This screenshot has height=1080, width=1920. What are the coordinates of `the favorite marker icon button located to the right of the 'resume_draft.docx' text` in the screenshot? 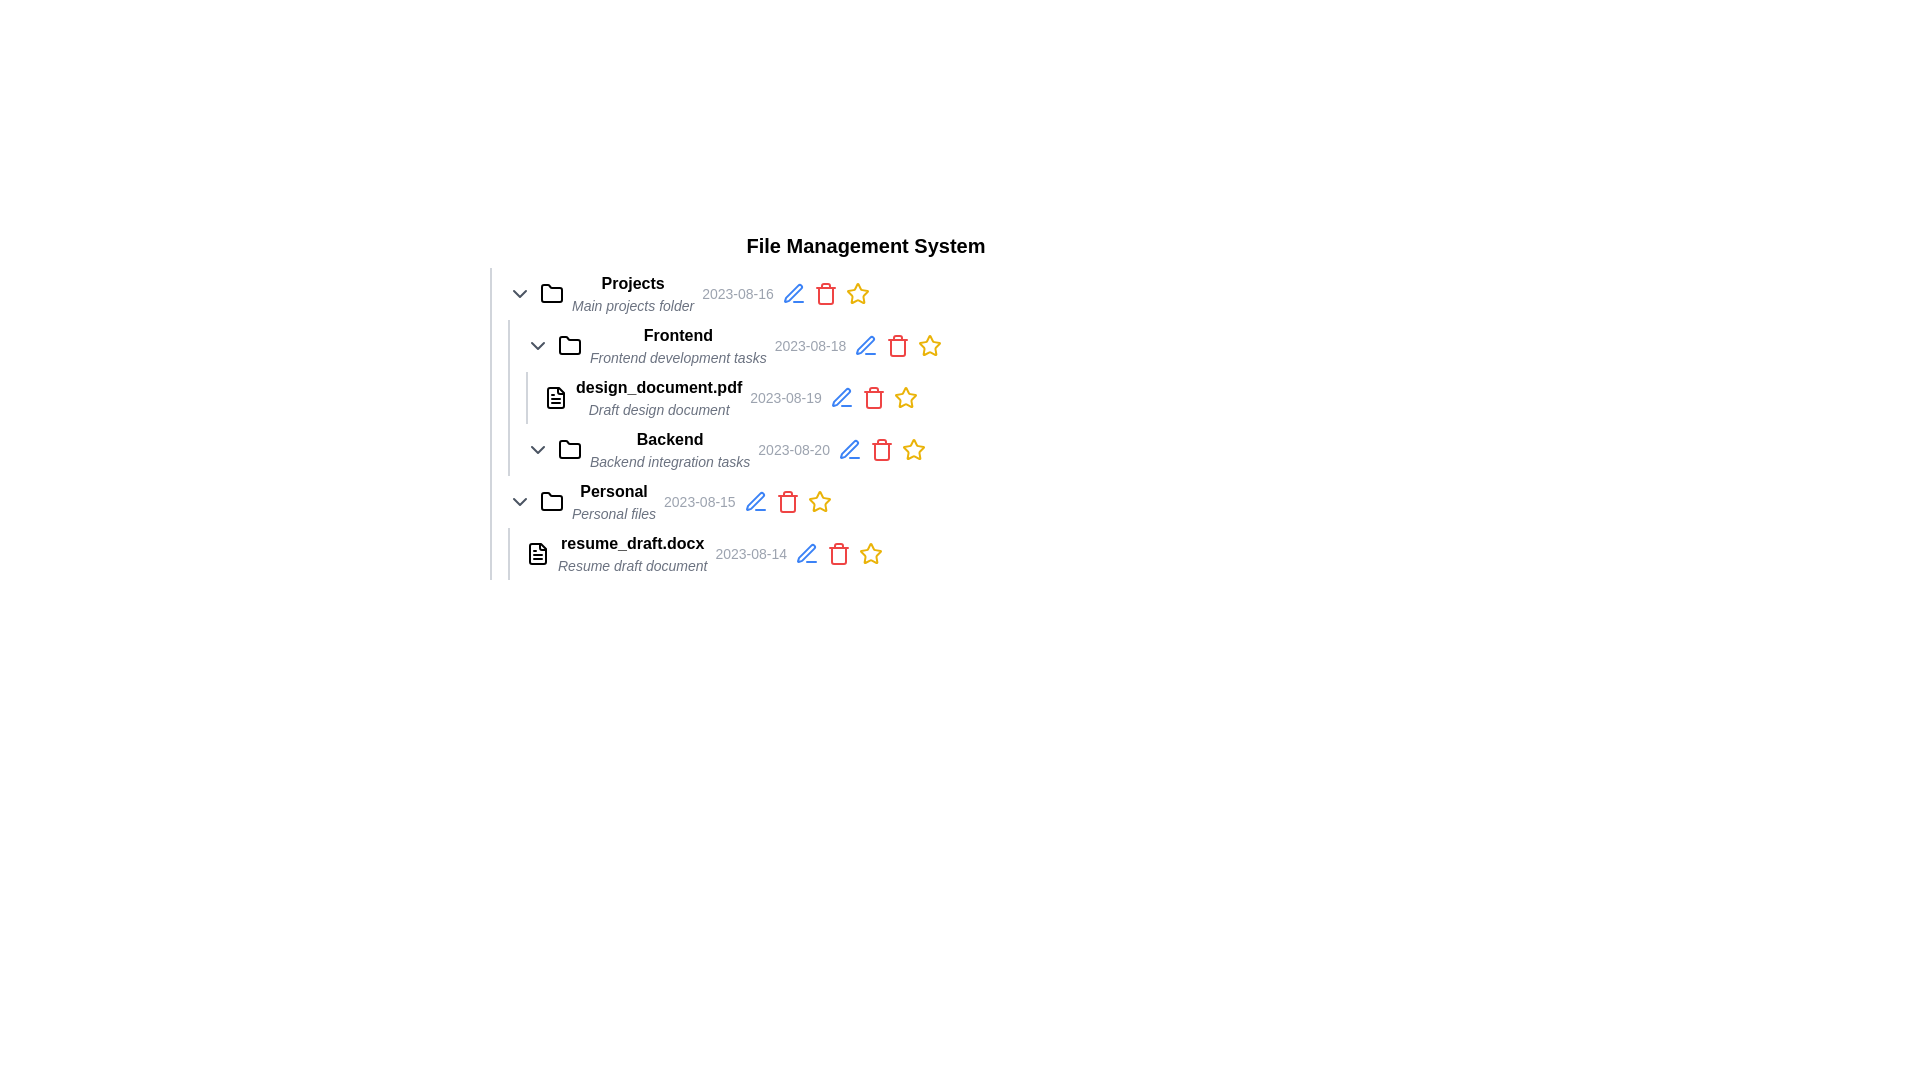 It's located at (871, 554).